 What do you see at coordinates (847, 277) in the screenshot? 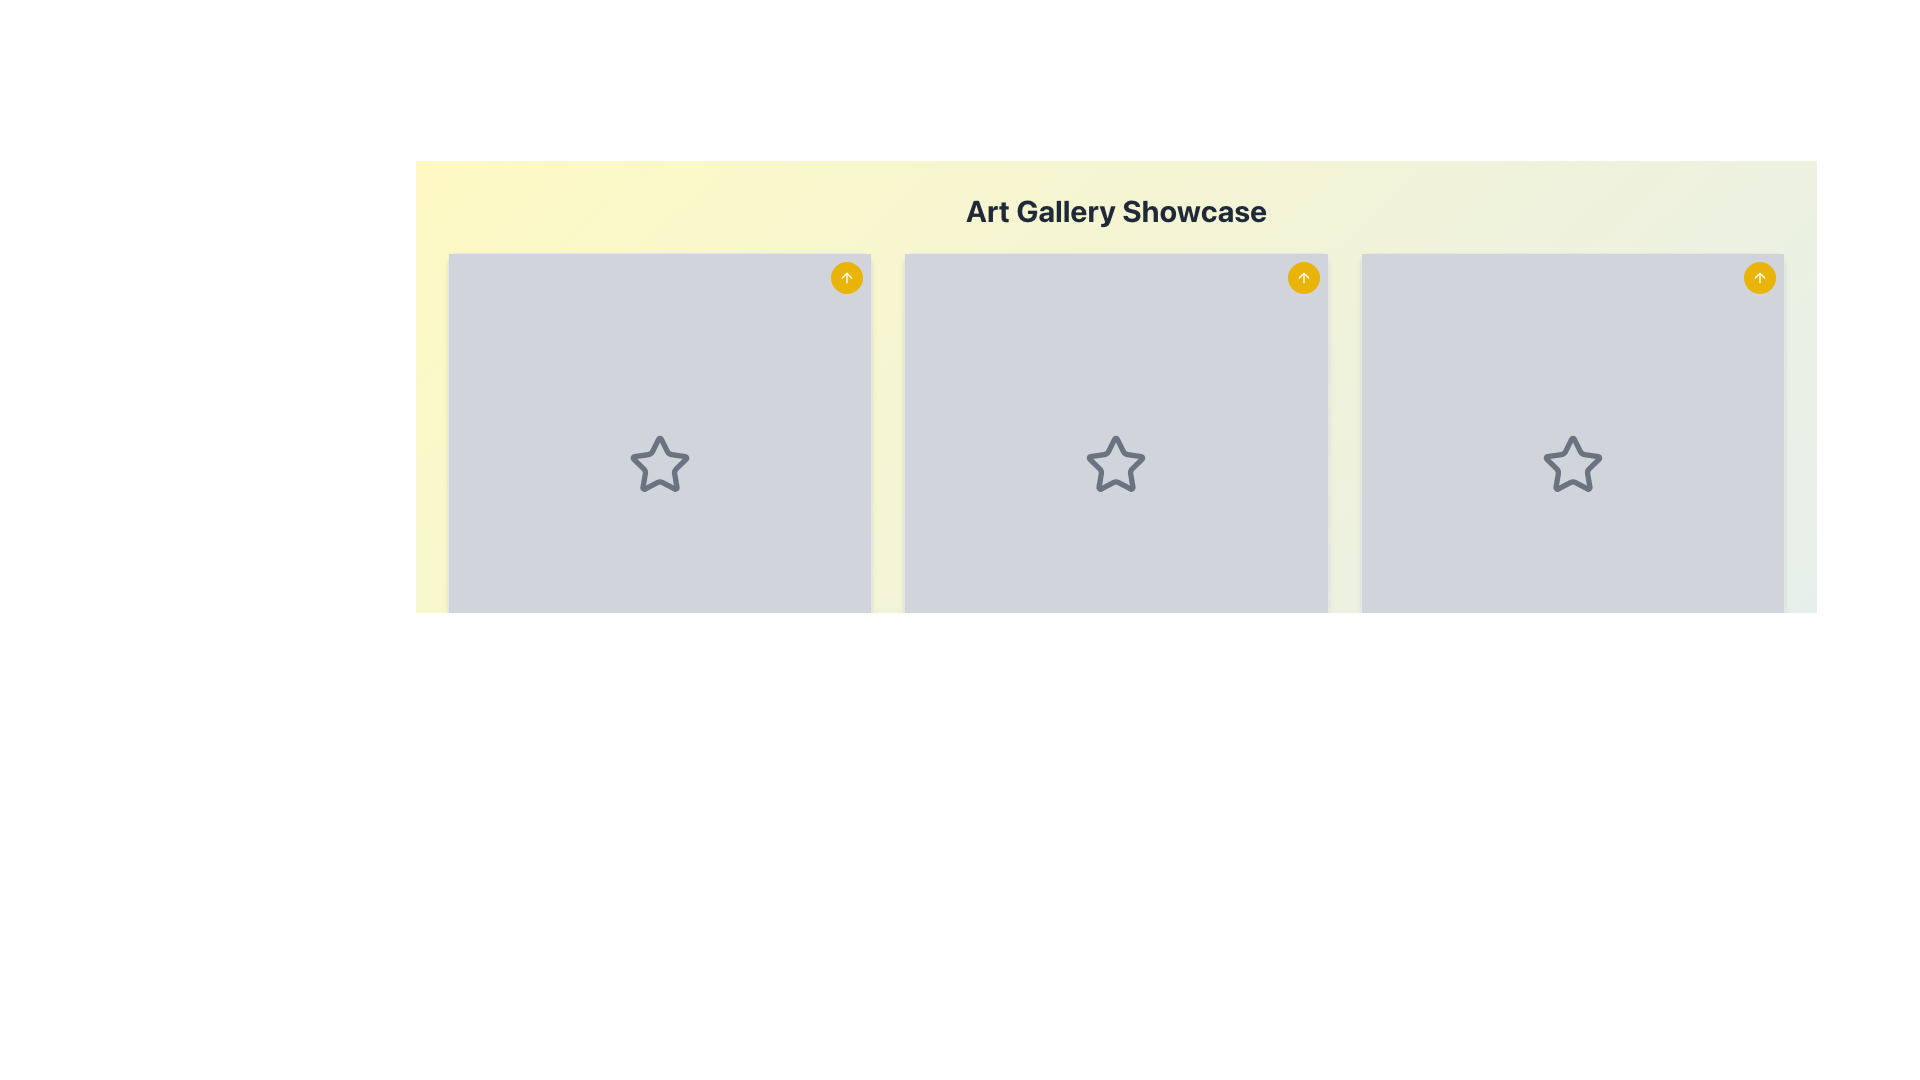
I see `the gallery item associated with the 'move up' or 'promote' button located in the top-right corner of the second item under the 'Art Gallery Showcase' heading` at bounding box center [847, 277].